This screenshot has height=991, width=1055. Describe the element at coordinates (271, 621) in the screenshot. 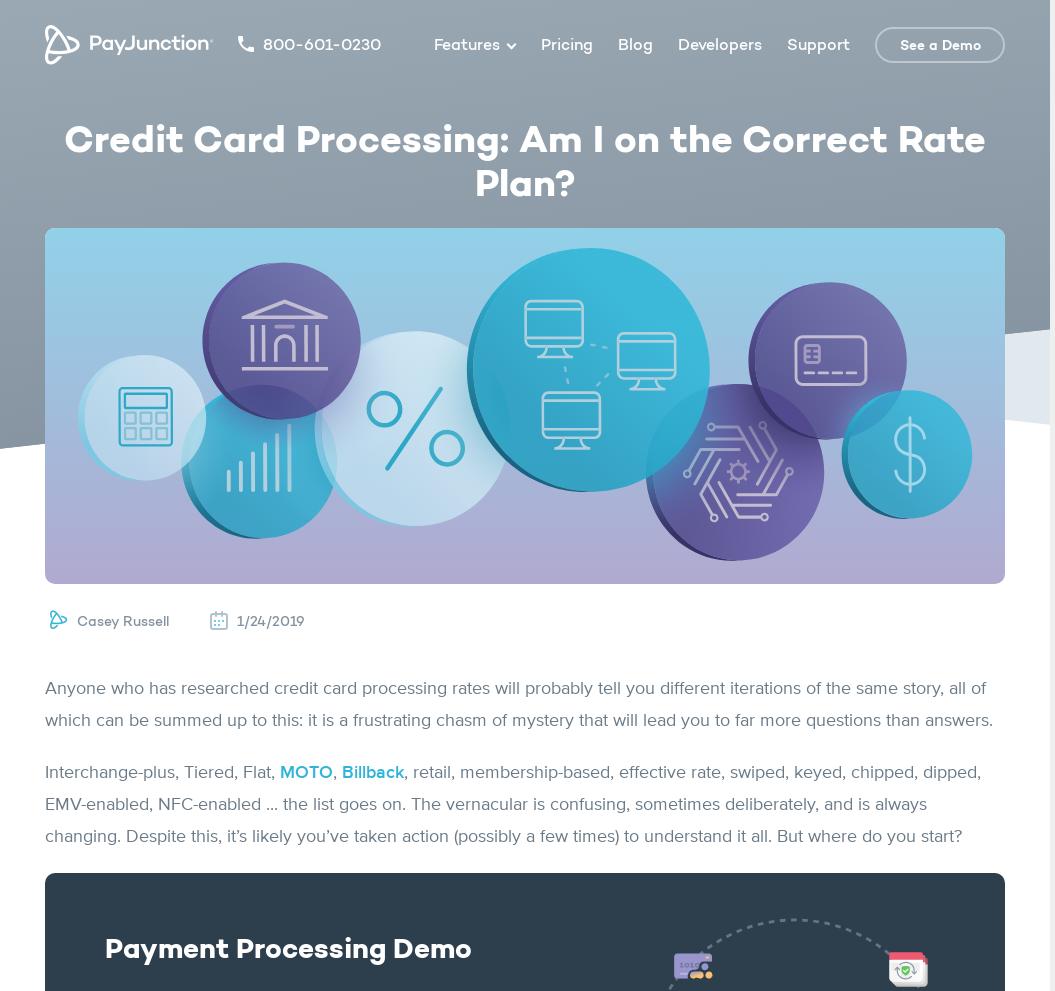

I see `'1/24/2019'` at that location.